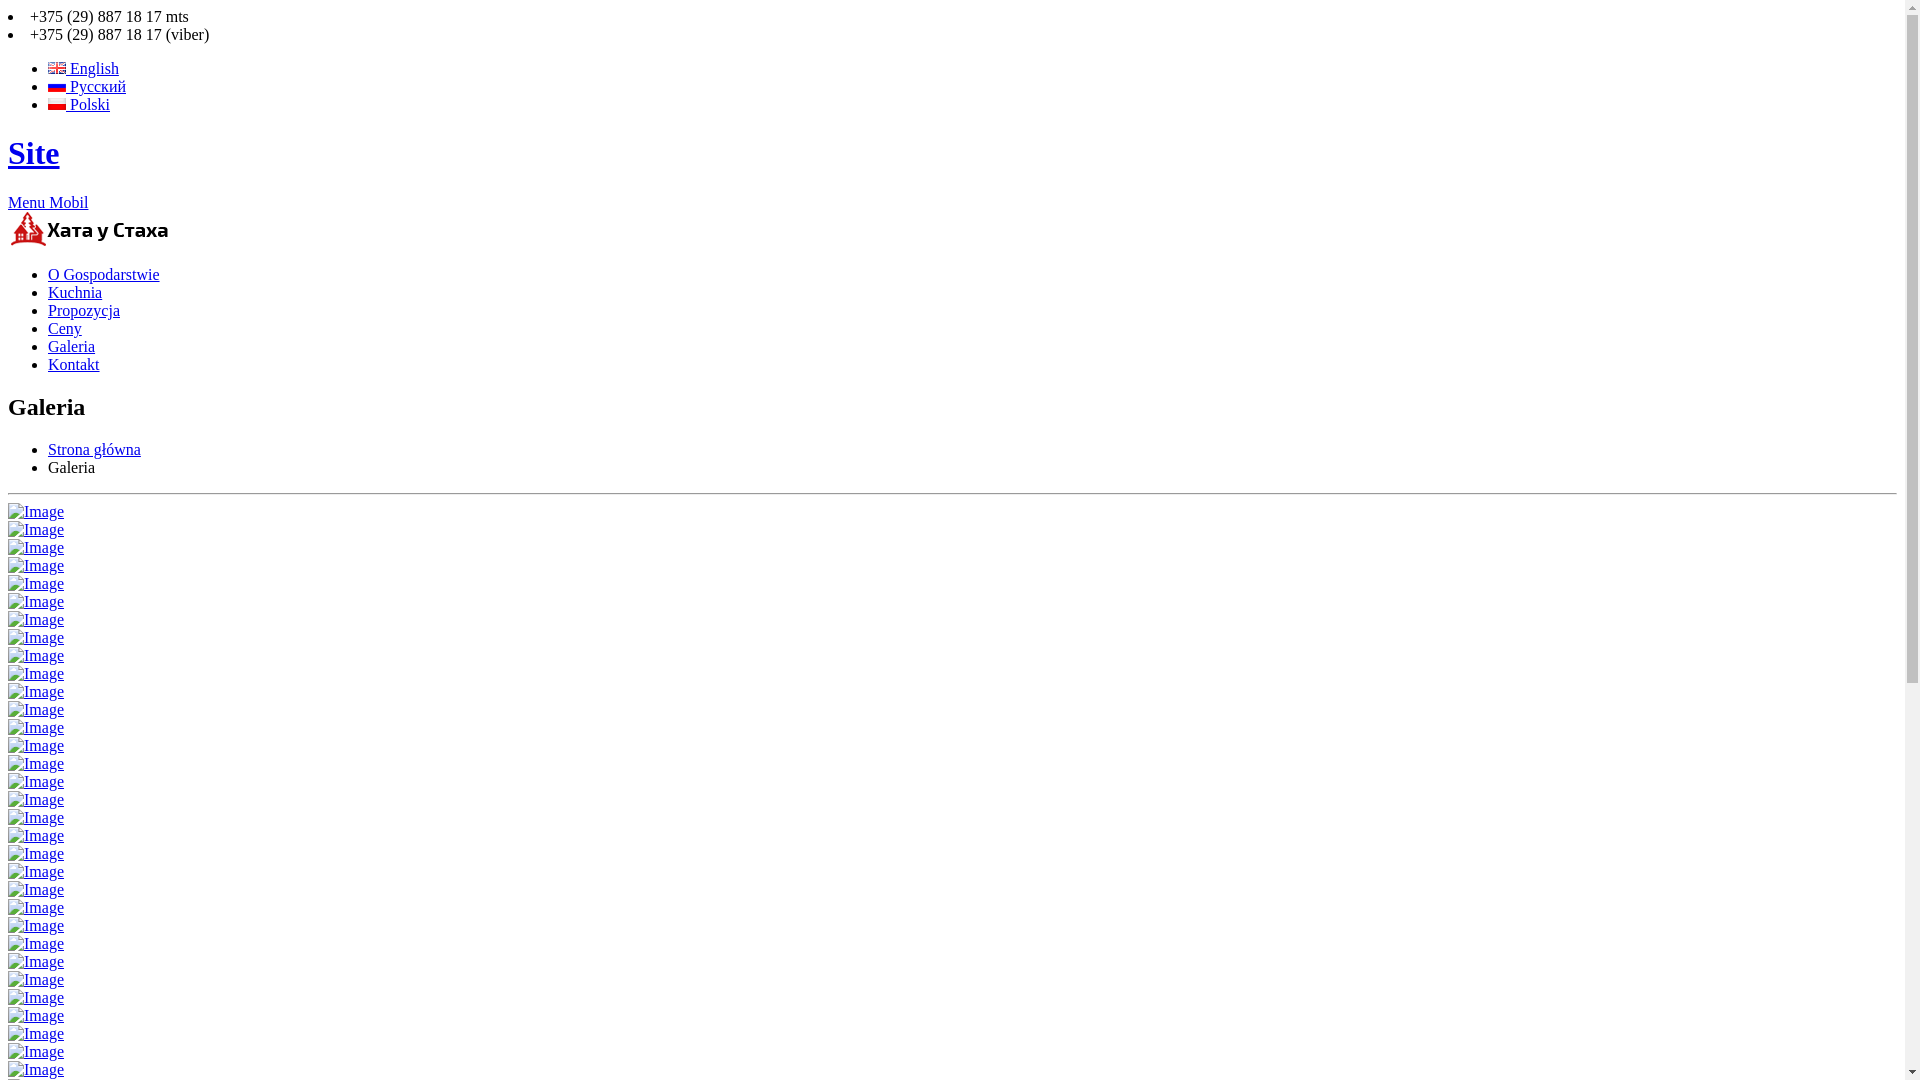  What do you see at coordinates (103, 274) in the screenshot?
I see `'O Gospodarstwie'` at bounding box center [103, 274].